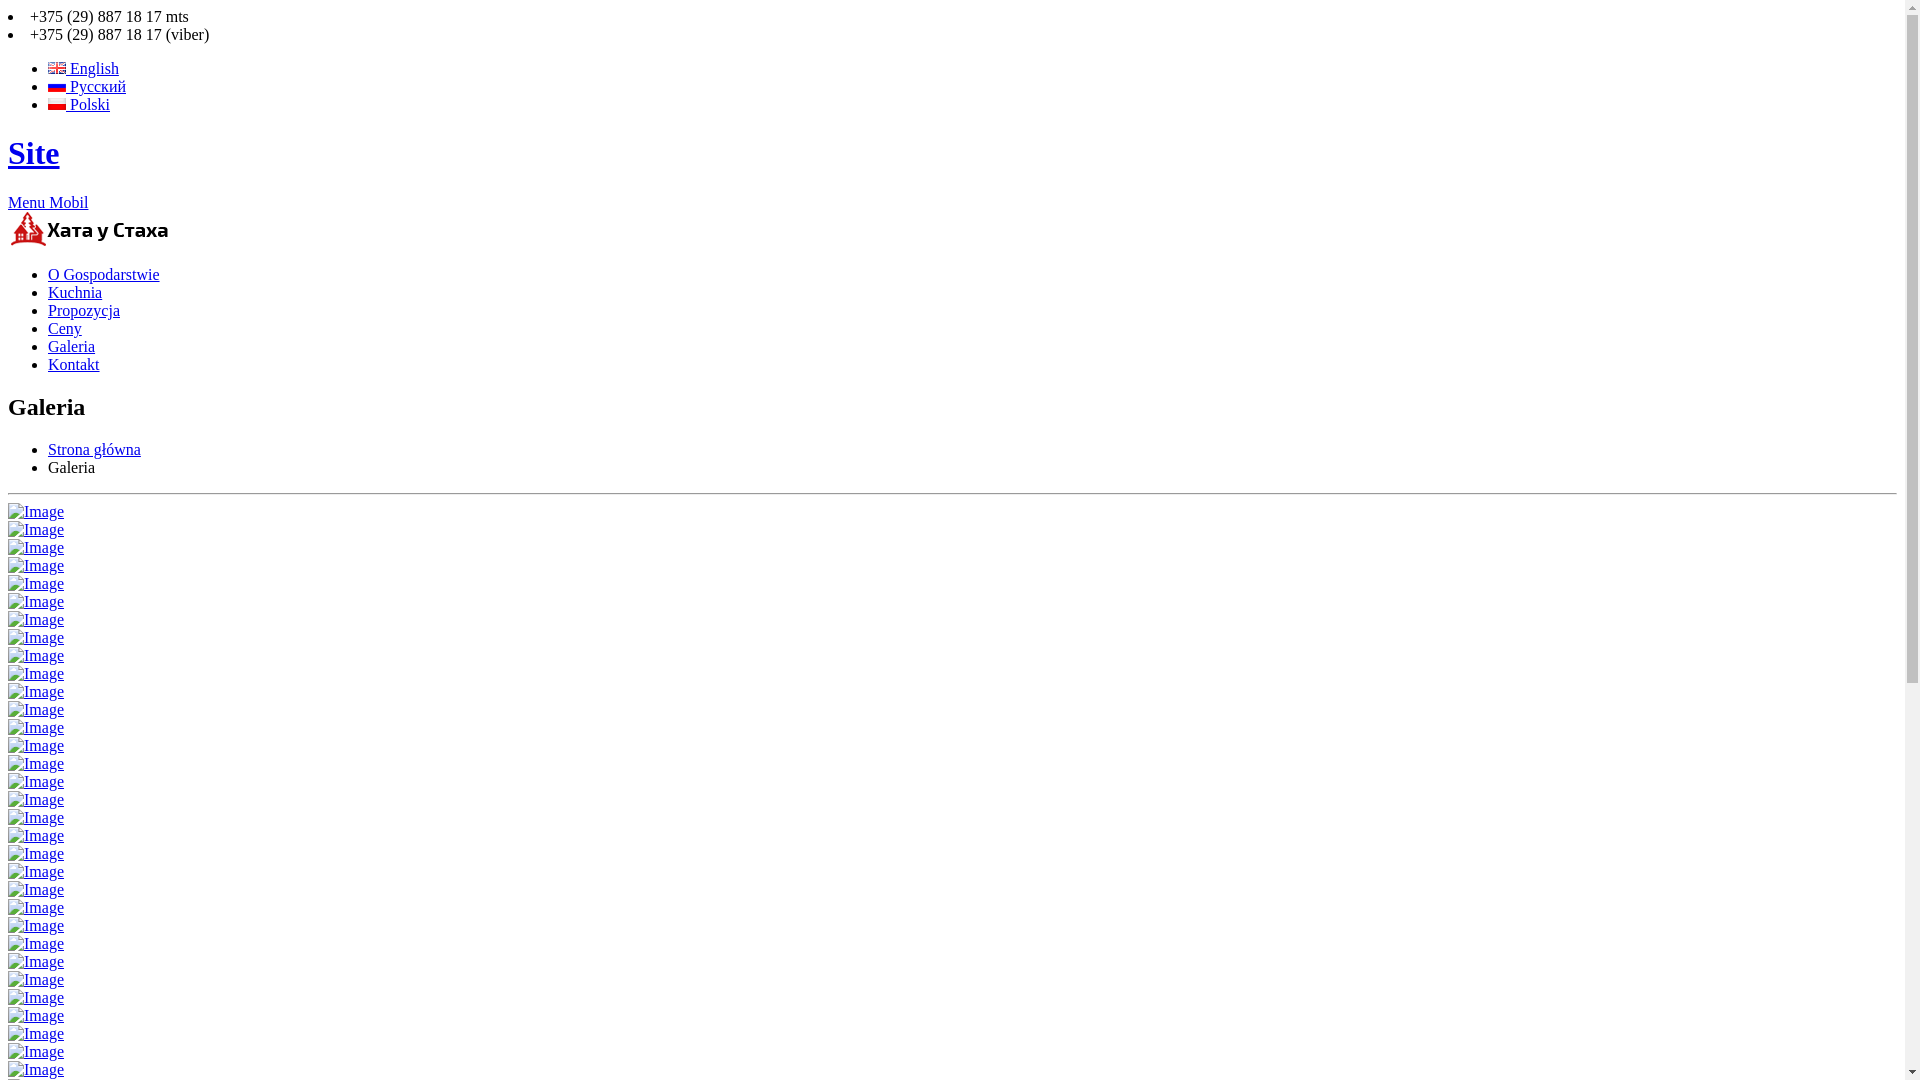  What do you see at coordinates (103, 274) in the screenshot?
I see `'O Gospodarstwie'` at bounding box center [103, 274].